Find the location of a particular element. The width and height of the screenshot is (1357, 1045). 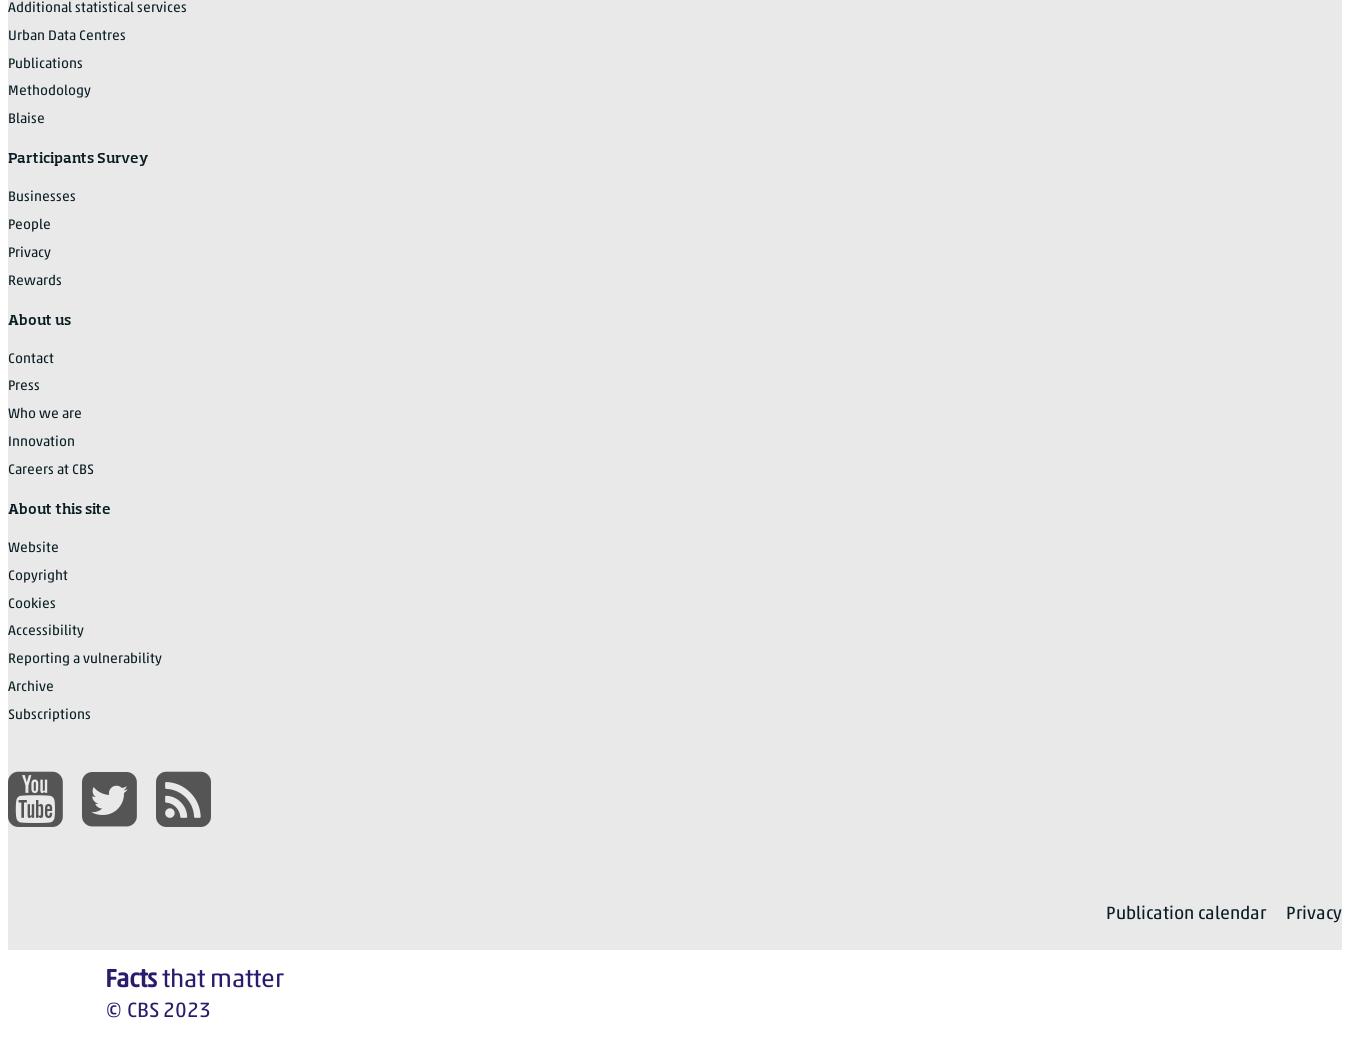

'Blaise' is located at coordinates (25, 118).